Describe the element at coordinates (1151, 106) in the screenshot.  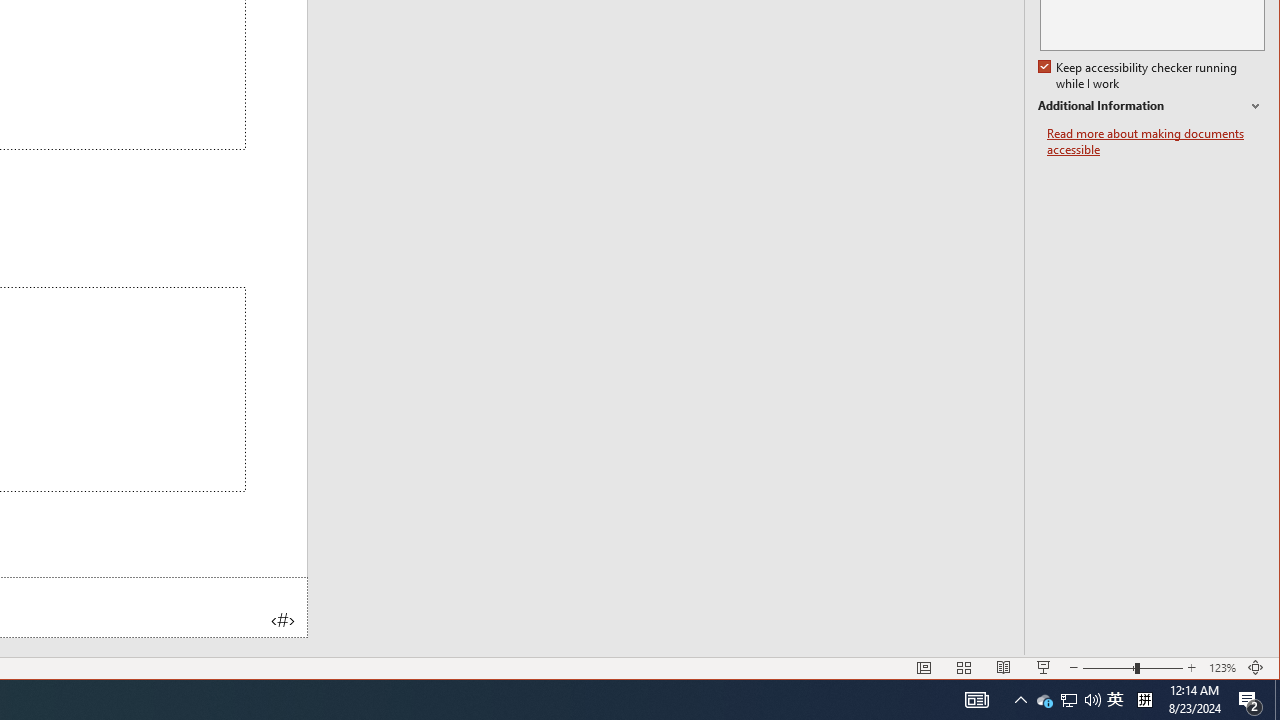
I see `'Additional Information'` at that location.